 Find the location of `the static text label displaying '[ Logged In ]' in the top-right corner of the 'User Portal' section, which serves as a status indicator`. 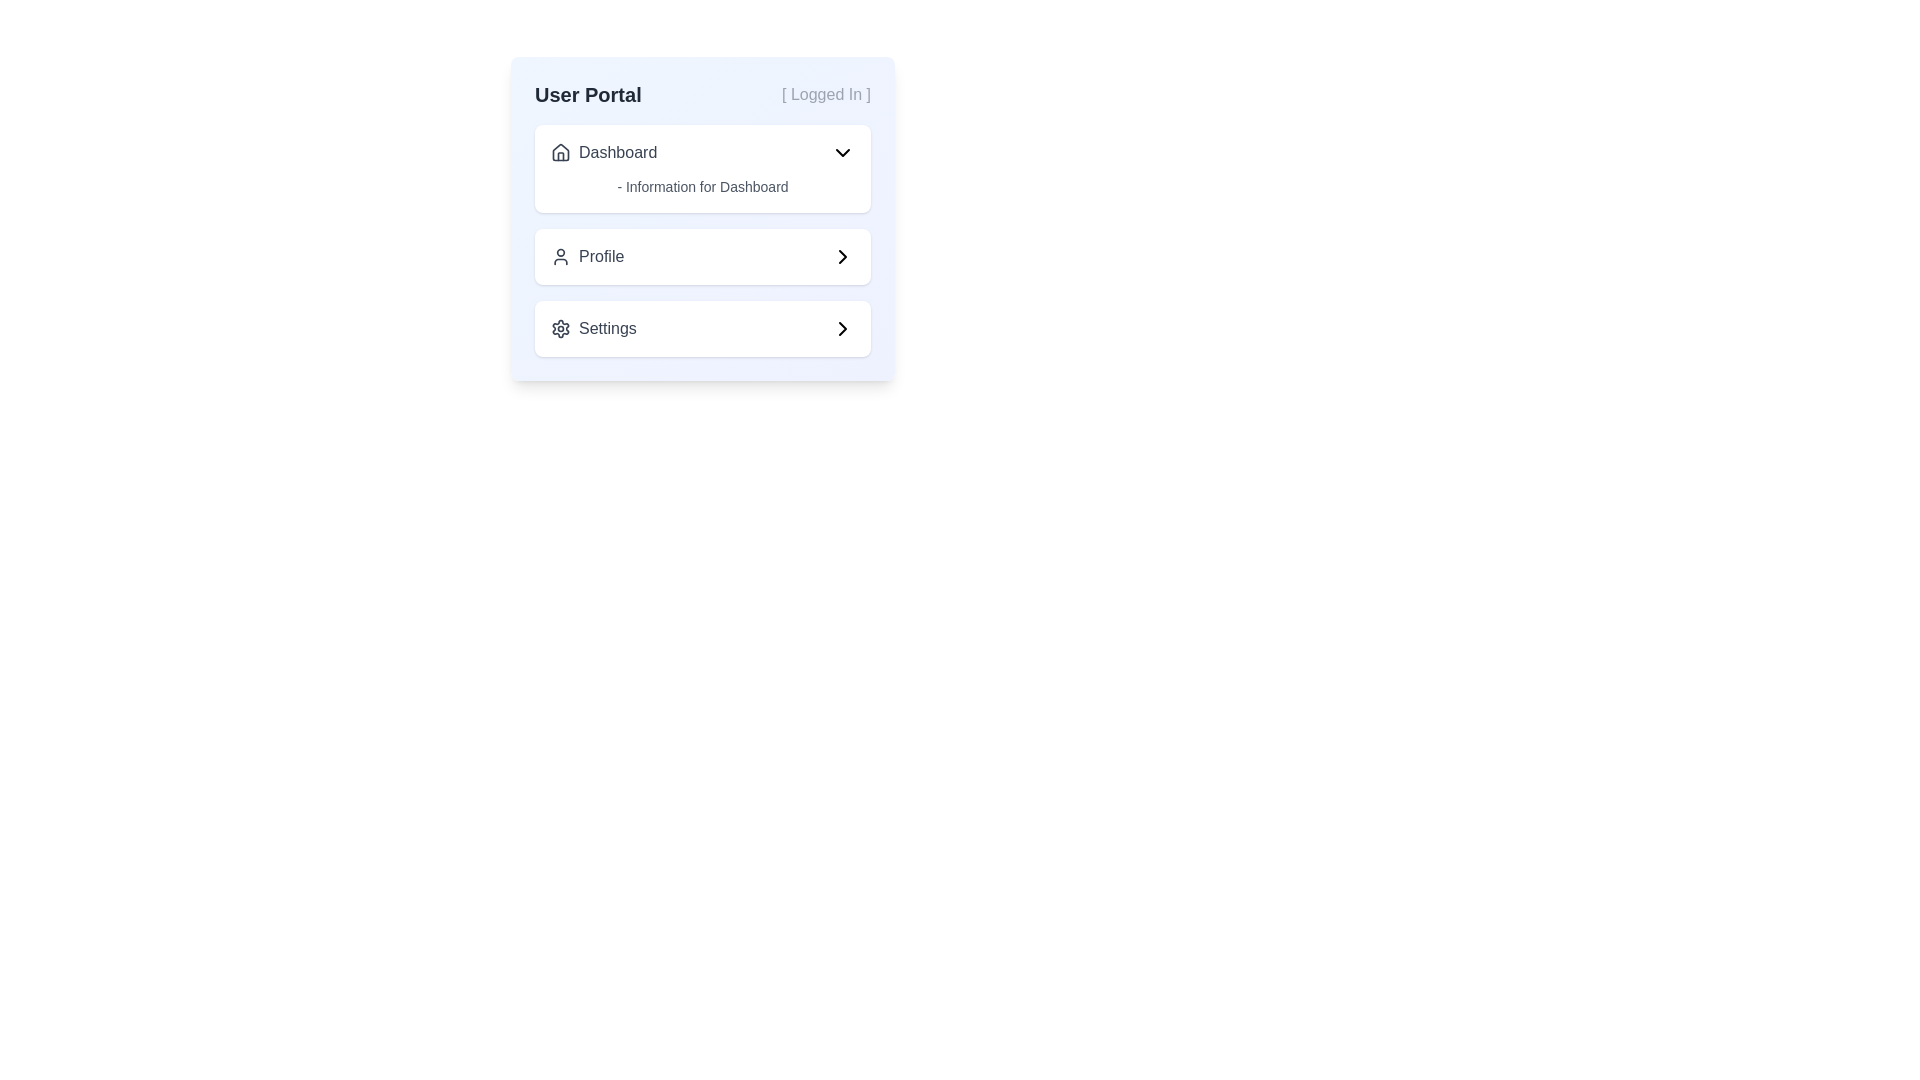

the static text label displaying '[ Logged In ]' in the top-right corner of the 'User Portal' section, which serves as a status indicator is located at coordinates (826, 95).